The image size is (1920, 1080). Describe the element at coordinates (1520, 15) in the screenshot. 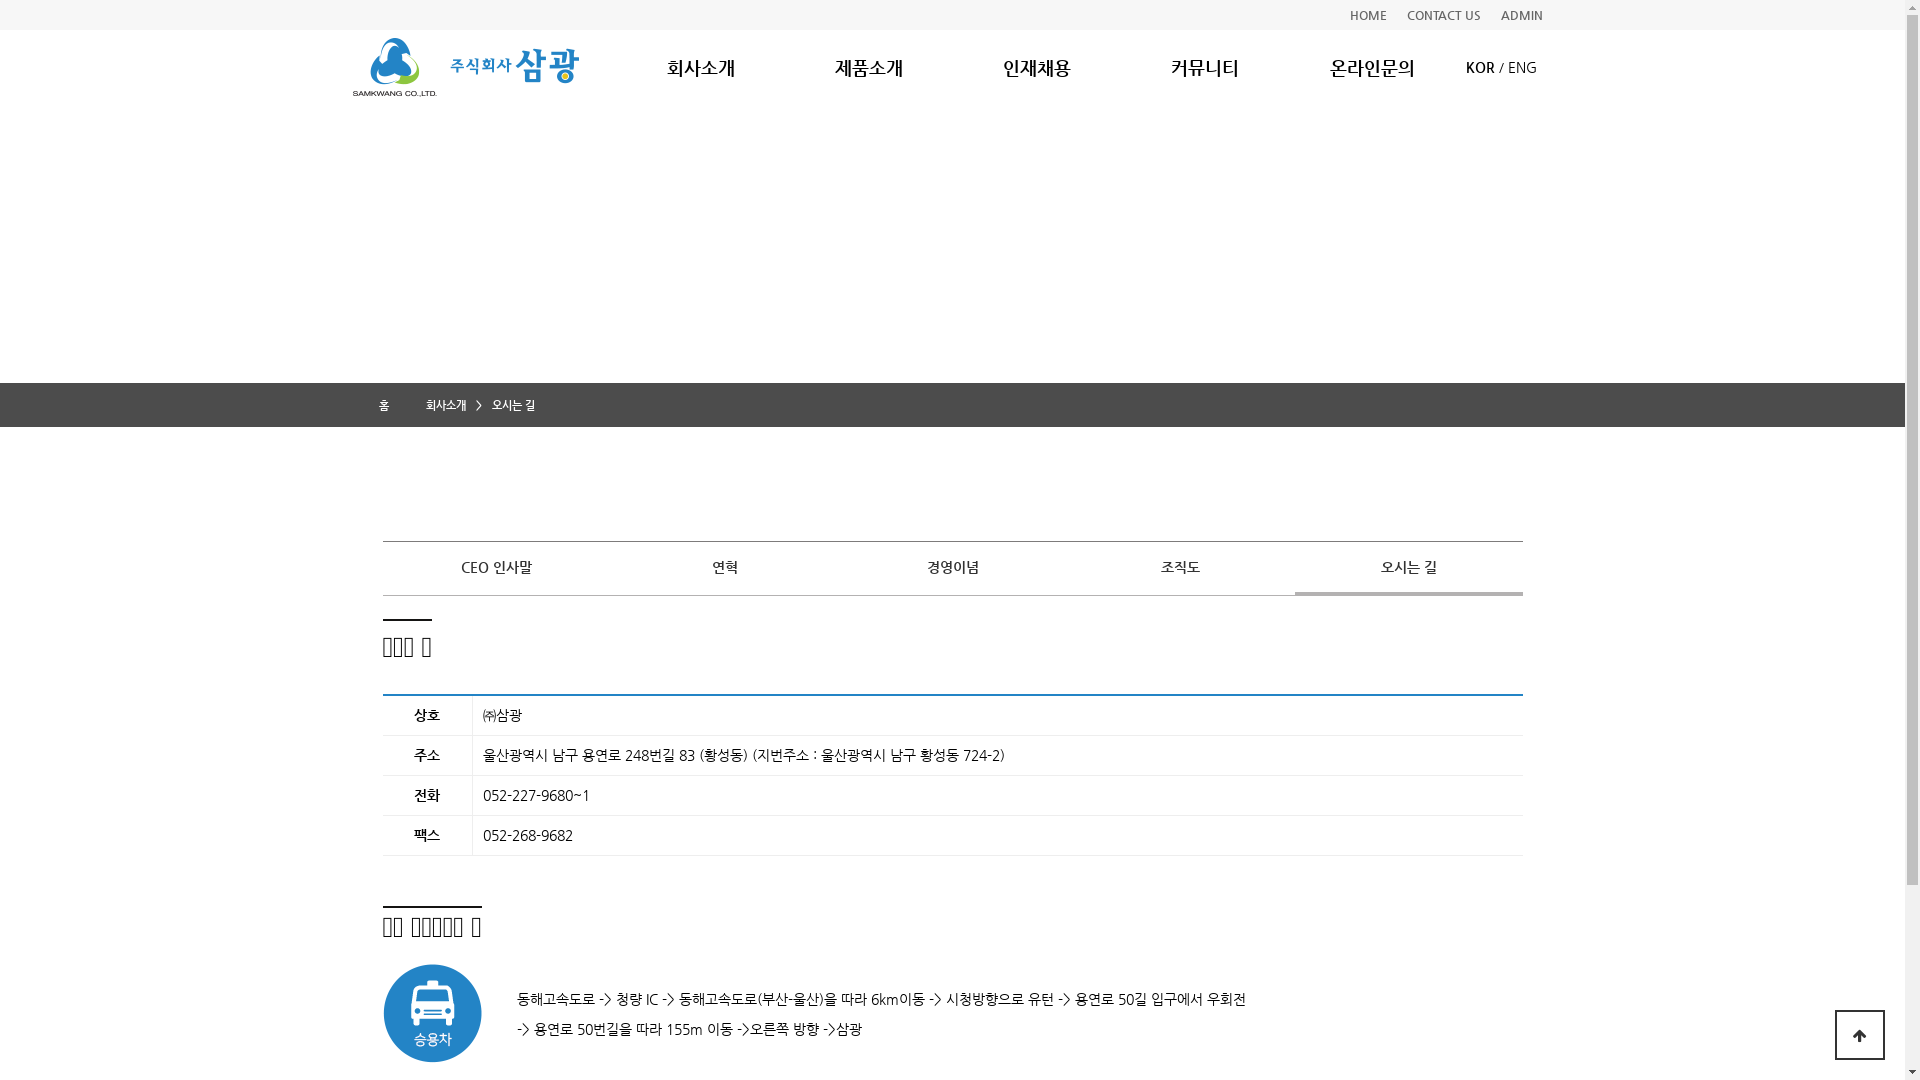

I see `'ADMIN'` at that location.